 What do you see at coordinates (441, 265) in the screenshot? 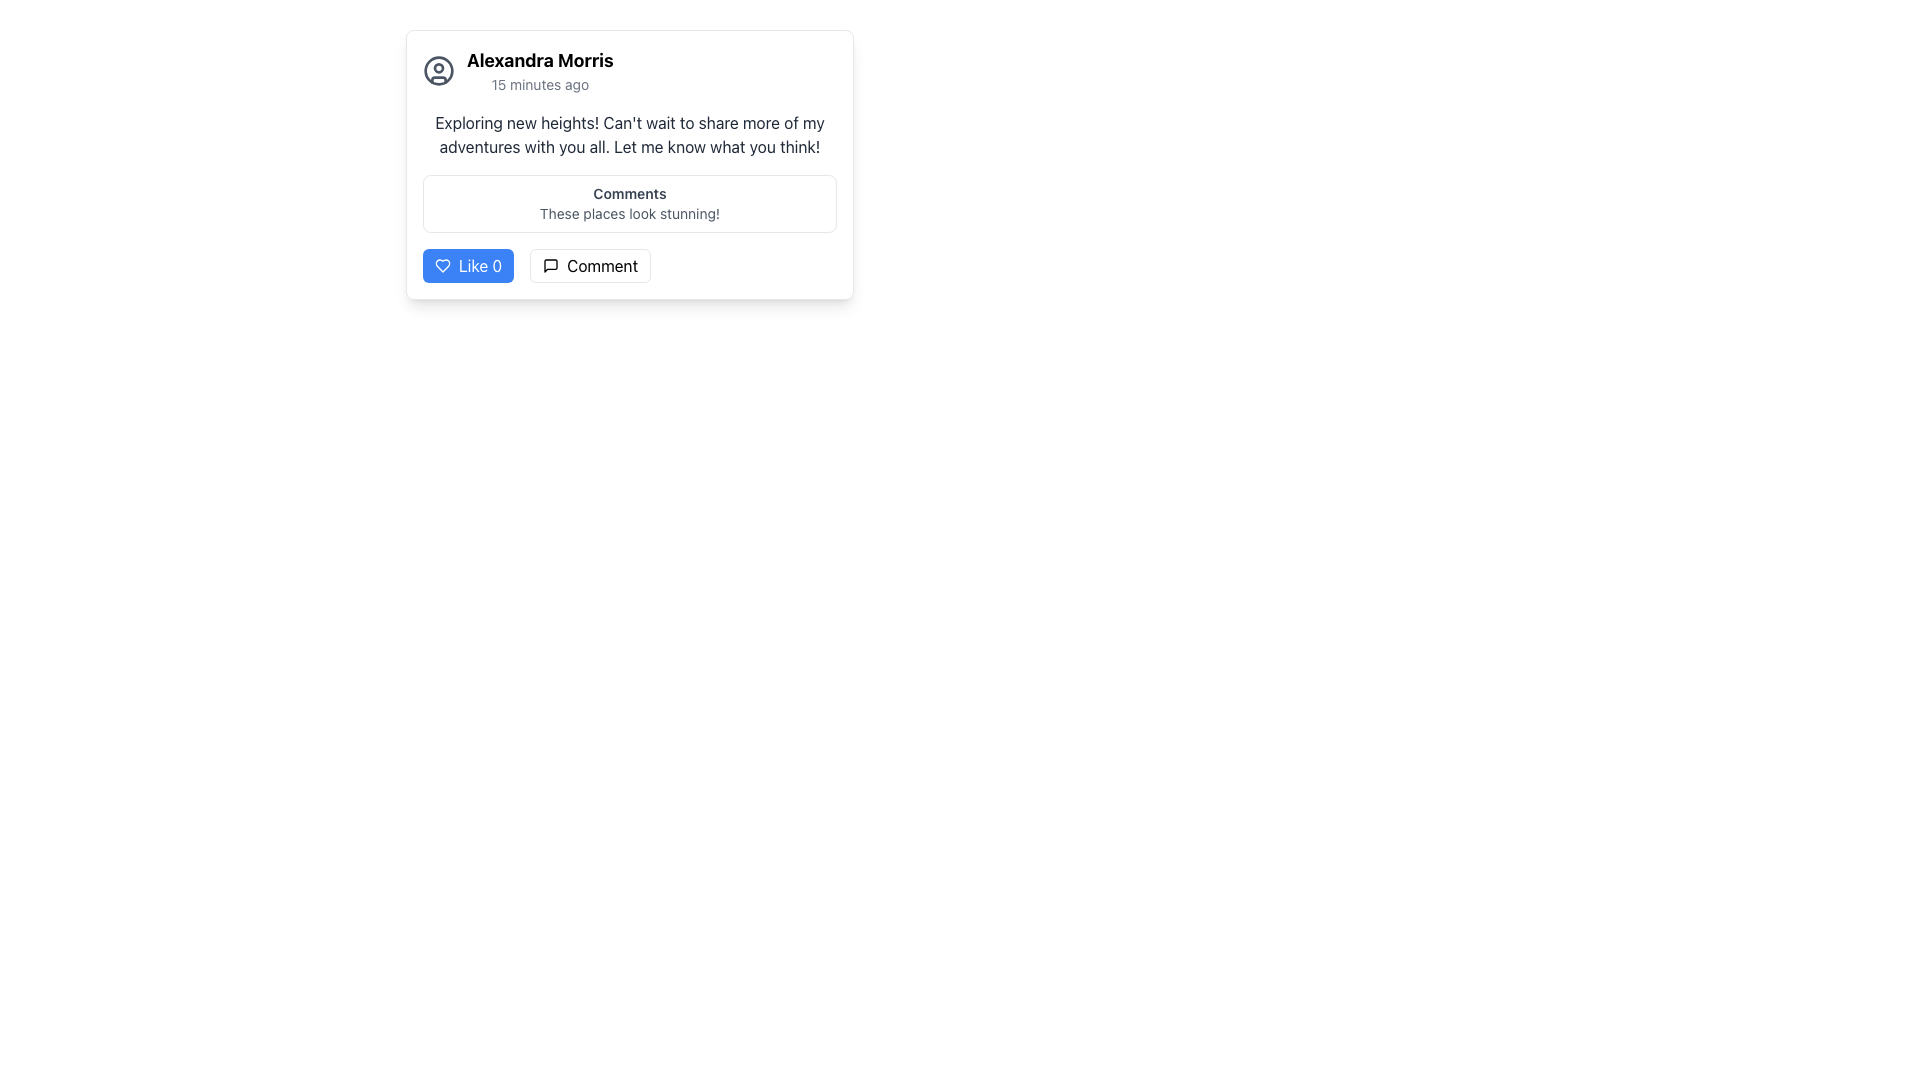
I see `the heart icon representing the 'Like' action for a post to like the post and increment the like counter` at bounding box center [441, 265].